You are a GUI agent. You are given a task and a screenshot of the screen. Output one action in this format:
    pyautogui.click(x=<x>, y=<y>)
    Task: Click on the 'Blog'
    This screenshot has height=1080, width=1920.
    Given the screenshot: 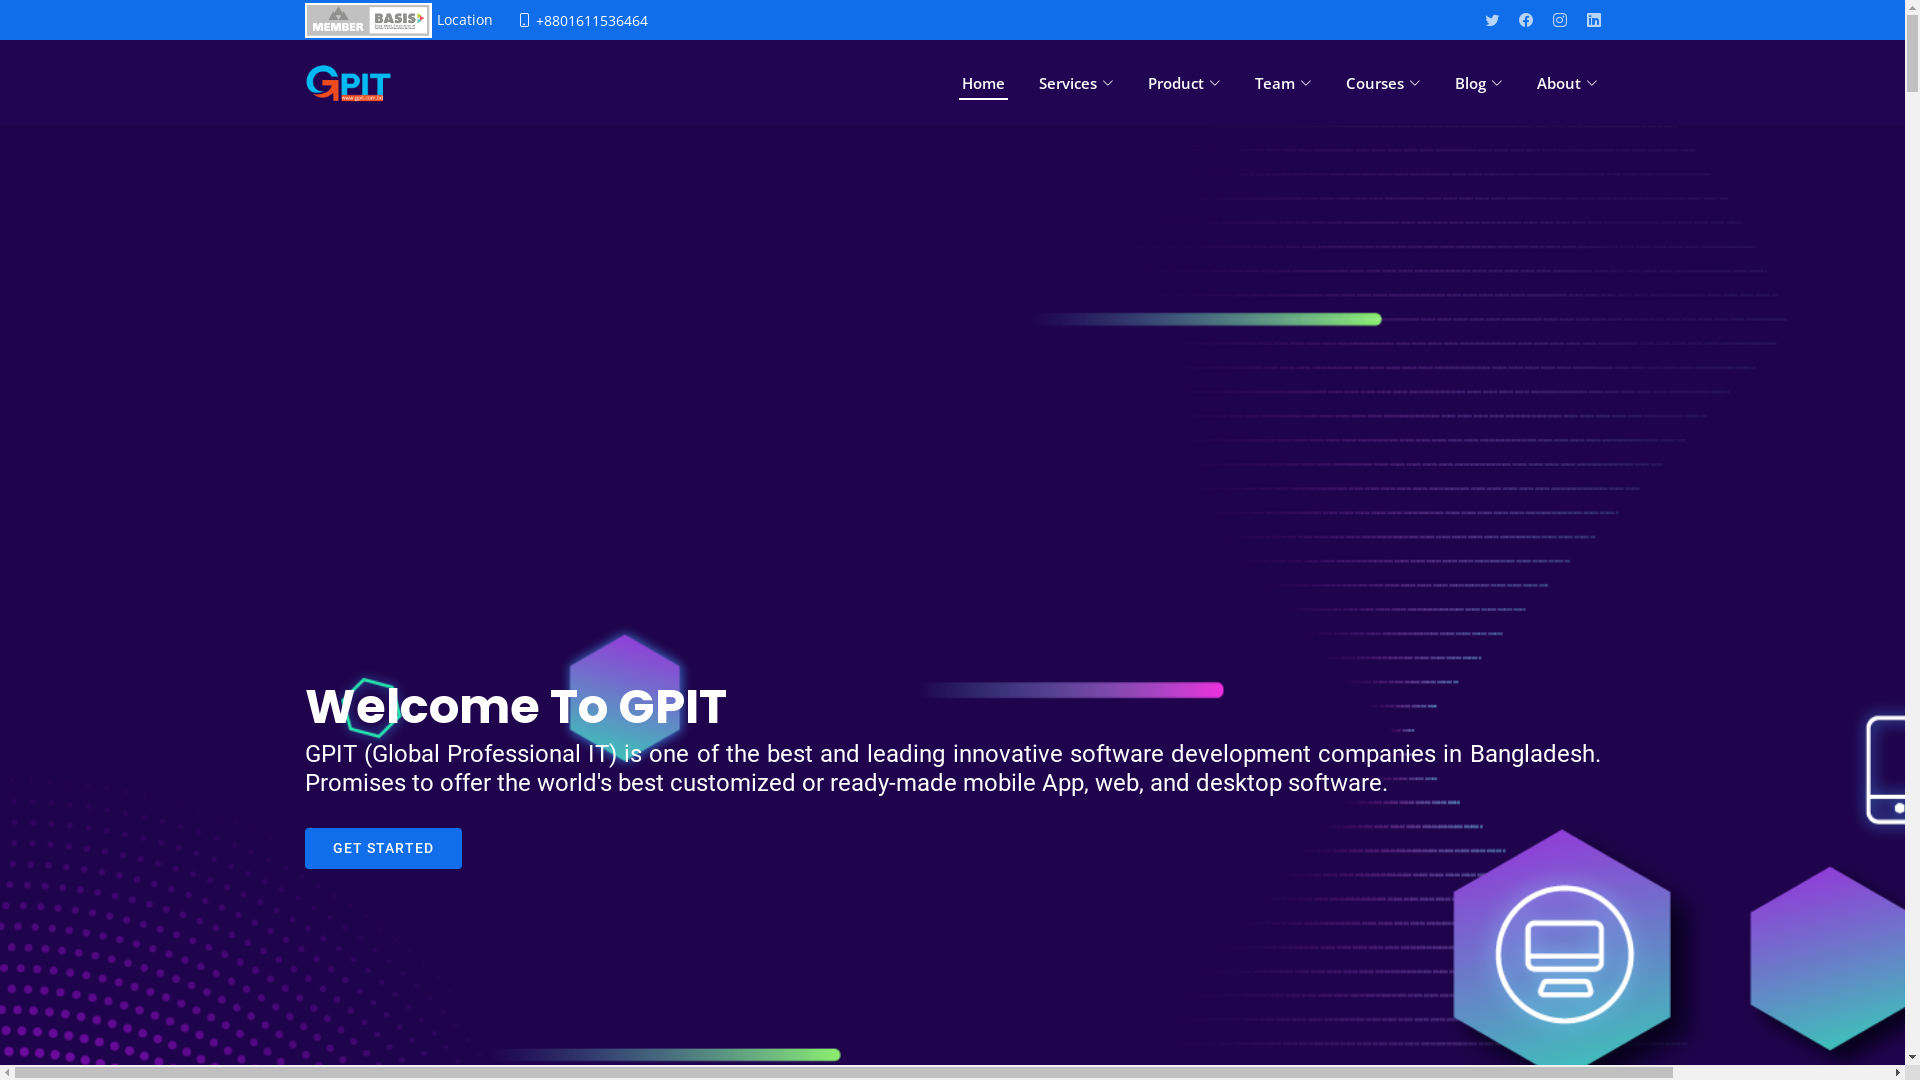 What is the action you would take?
    pyautogui.click(x=1478, y=82)
    